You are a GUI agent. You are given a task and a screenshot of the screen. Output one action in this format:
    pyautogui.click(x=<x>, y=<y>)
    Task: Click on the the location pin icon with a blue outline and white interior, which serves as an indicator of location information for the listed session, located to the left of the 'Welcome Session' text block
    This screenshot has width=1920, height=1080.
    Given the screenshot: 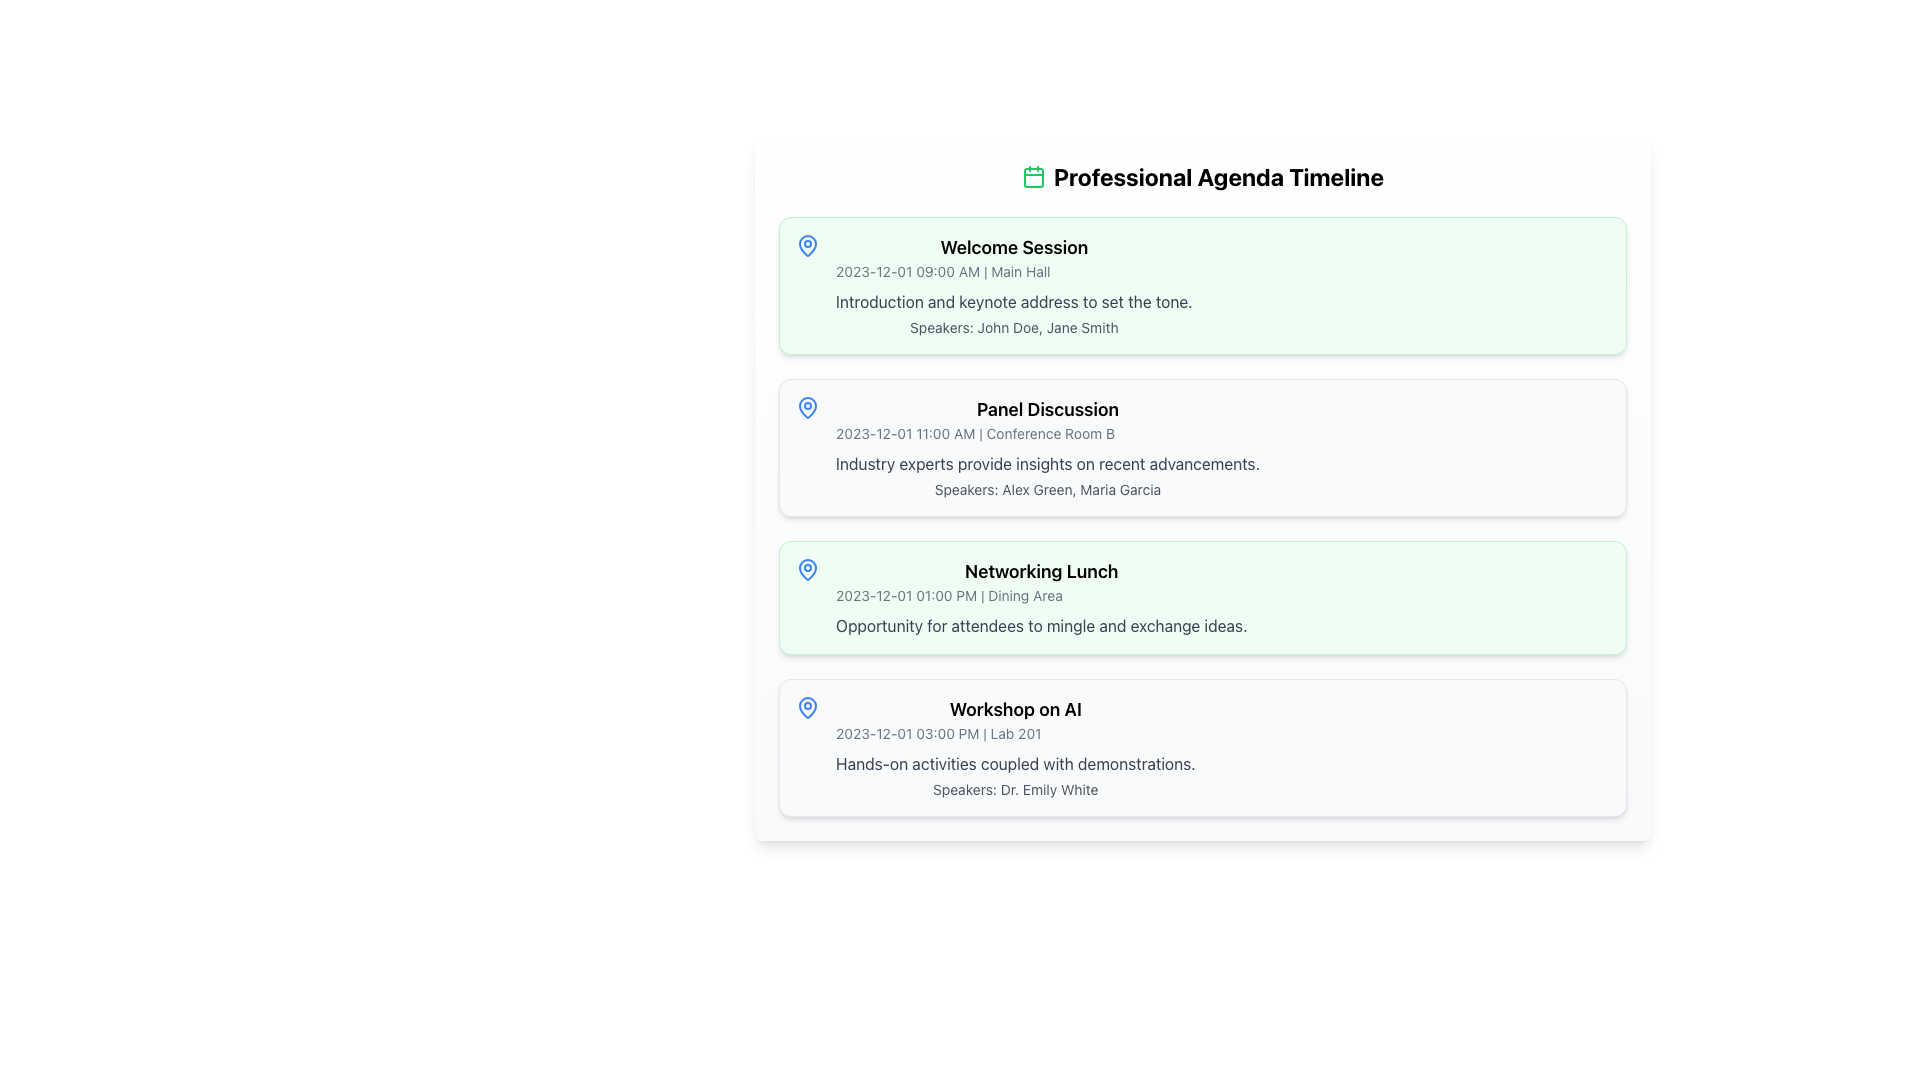 What is the action you would take?
    pyautogui.click(x=807, y=245)
    